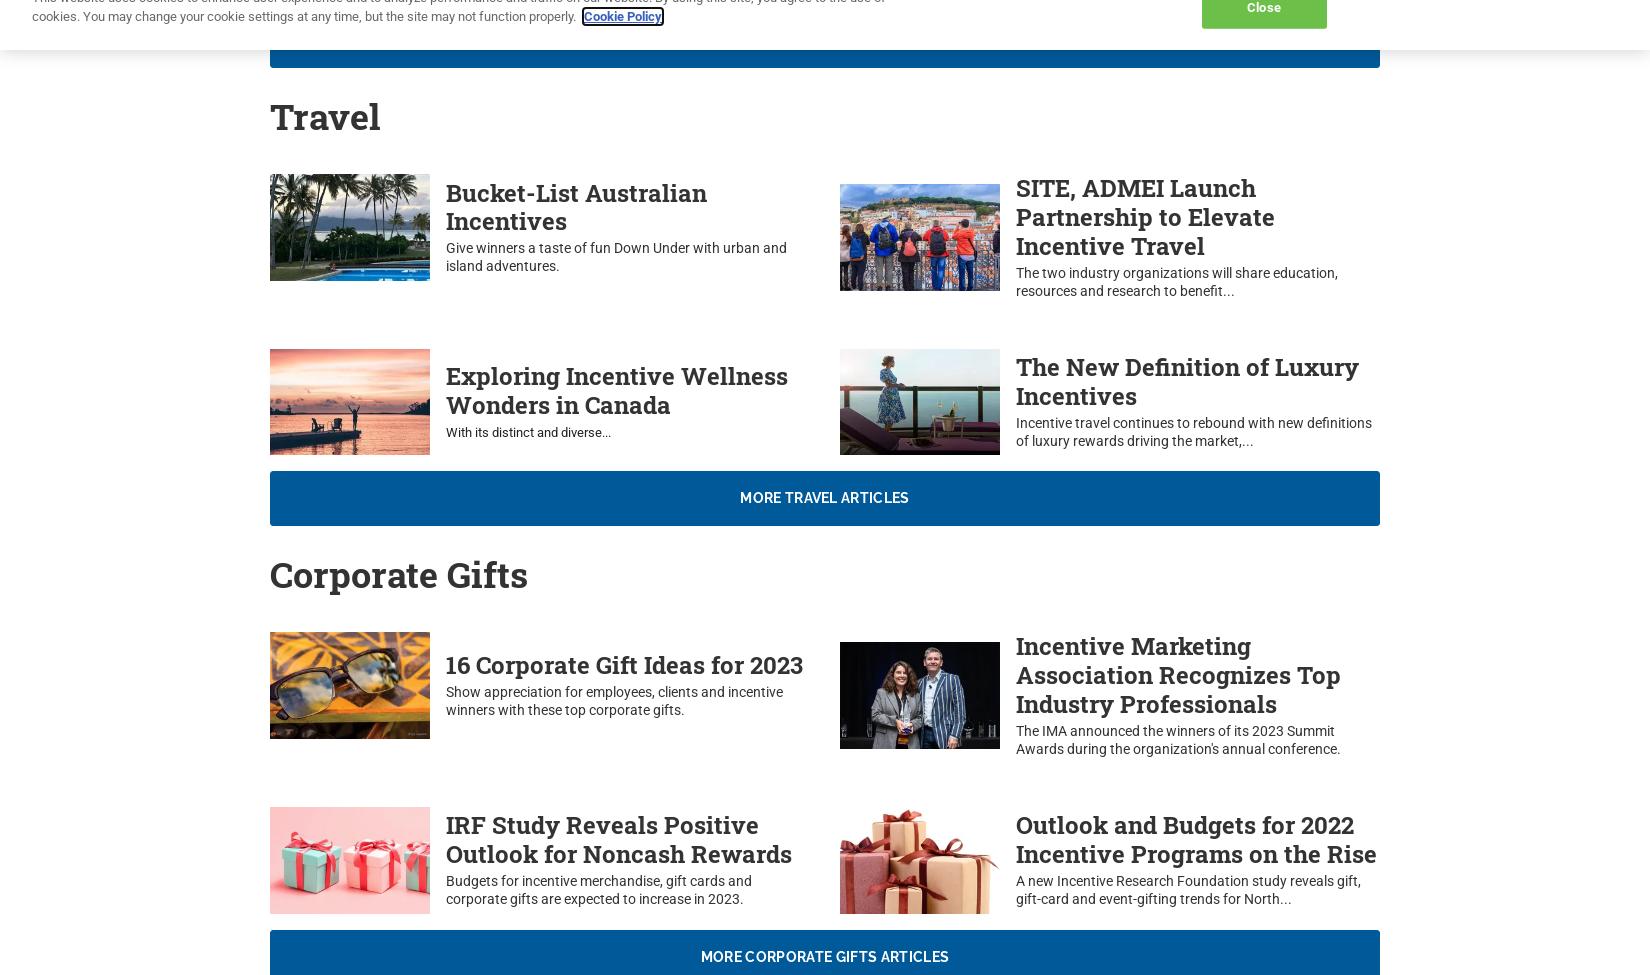 The height and width of the screenshot is (975, 1650). I want to click on 'With its distinct and diverse...', so click(527, 432).